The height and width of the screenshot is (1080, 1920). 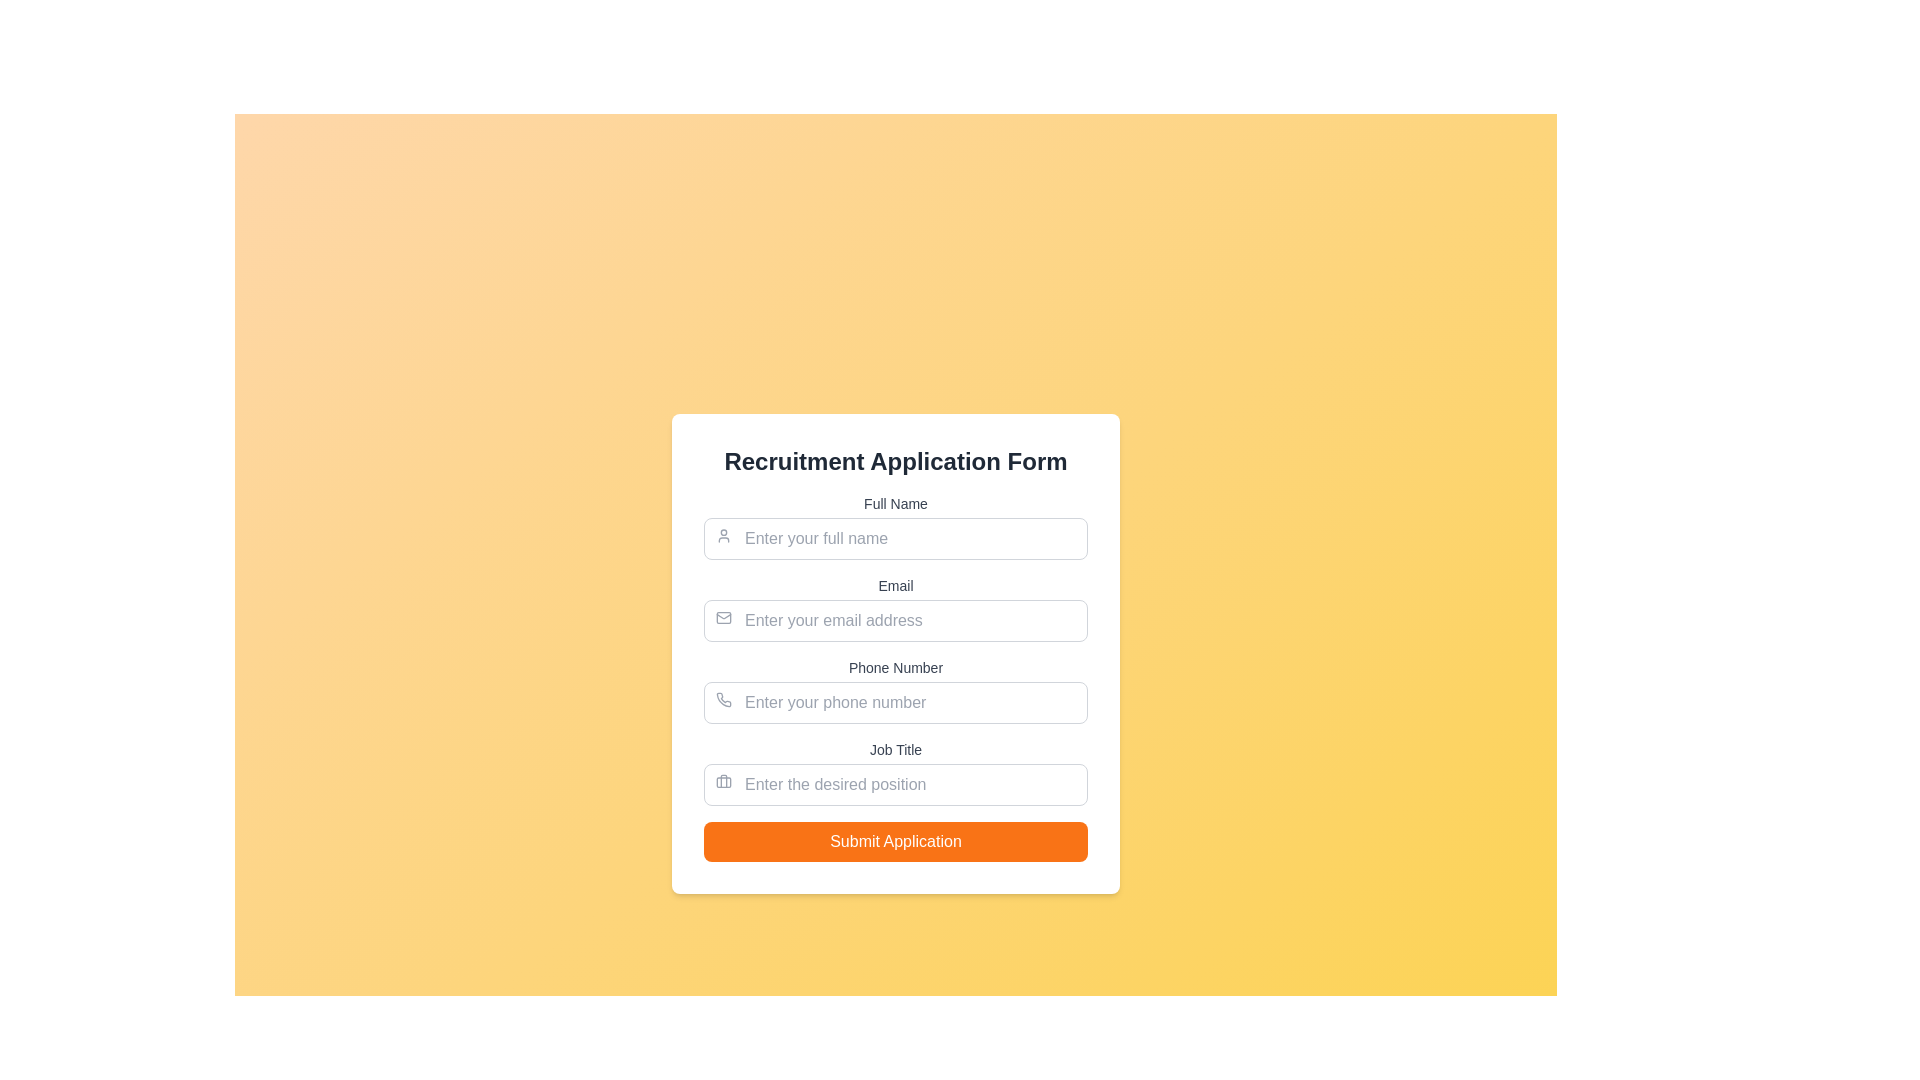 I want to click on any of the input fields contained within the 'Recruitment Application Form' section, which includes fields for 'Full Name,' 'Email,' 'Phone Number,' and 'Job Title.', so click(x=895, y=677).